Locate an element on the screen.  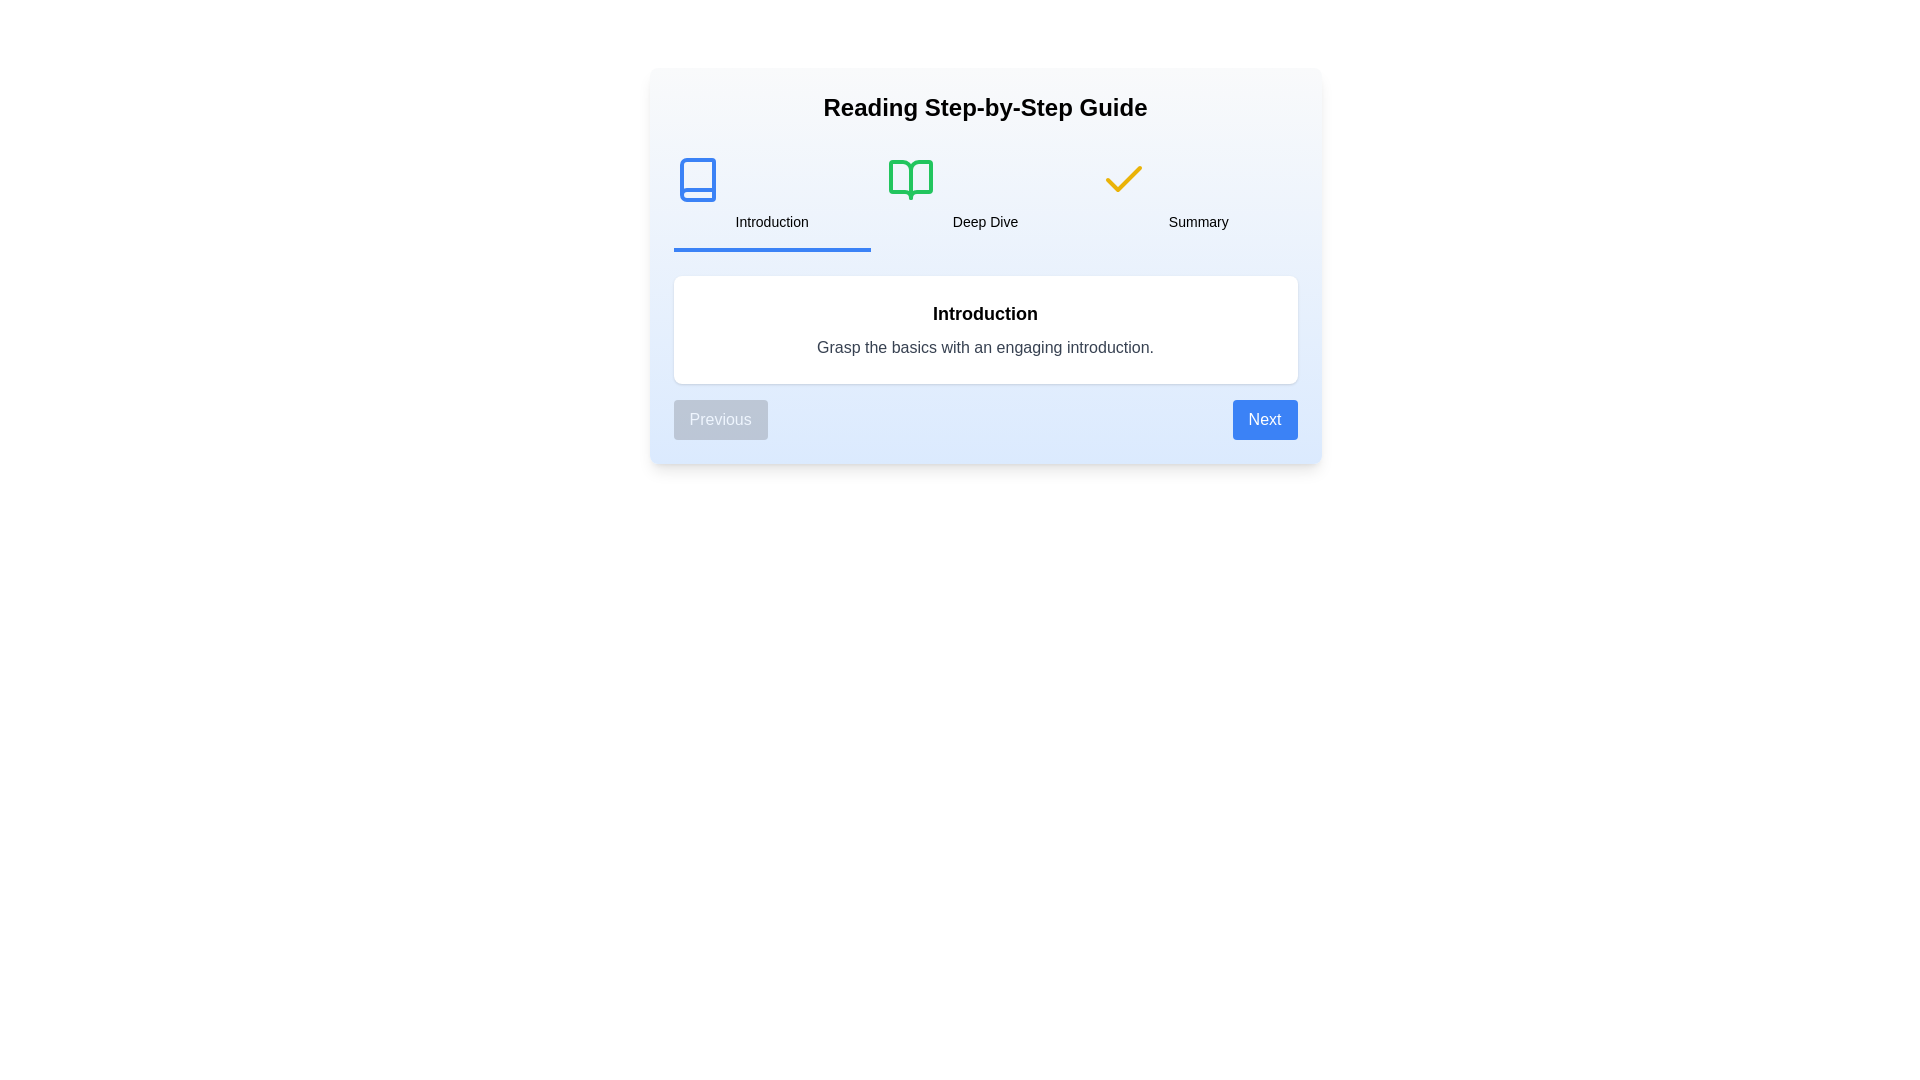
the step title Deep Dive to switch to the corresponding step is located at coordinates (984, 196).